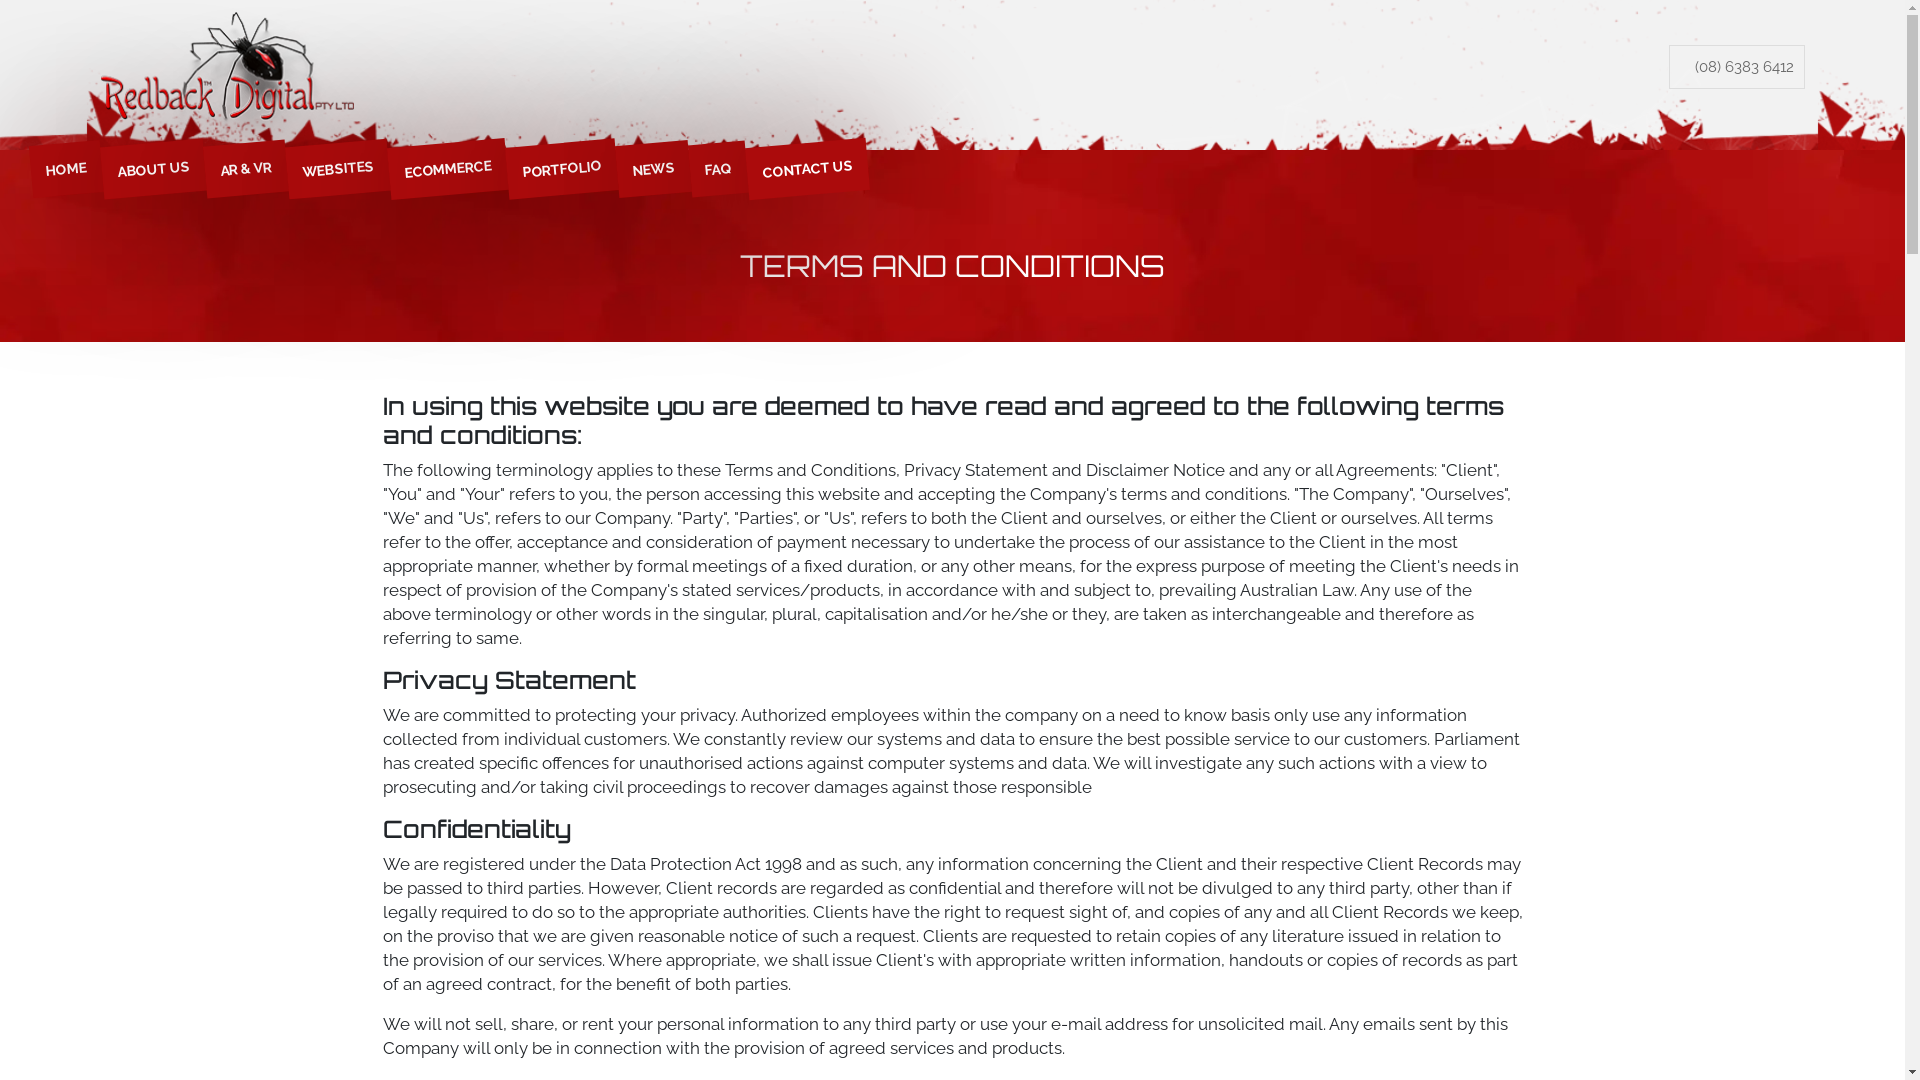 The width and height of the screenshot is (1920, 1080). Describe the element at coordinates (64, 164) in the screenshot. I see `'HOME'` at that location.